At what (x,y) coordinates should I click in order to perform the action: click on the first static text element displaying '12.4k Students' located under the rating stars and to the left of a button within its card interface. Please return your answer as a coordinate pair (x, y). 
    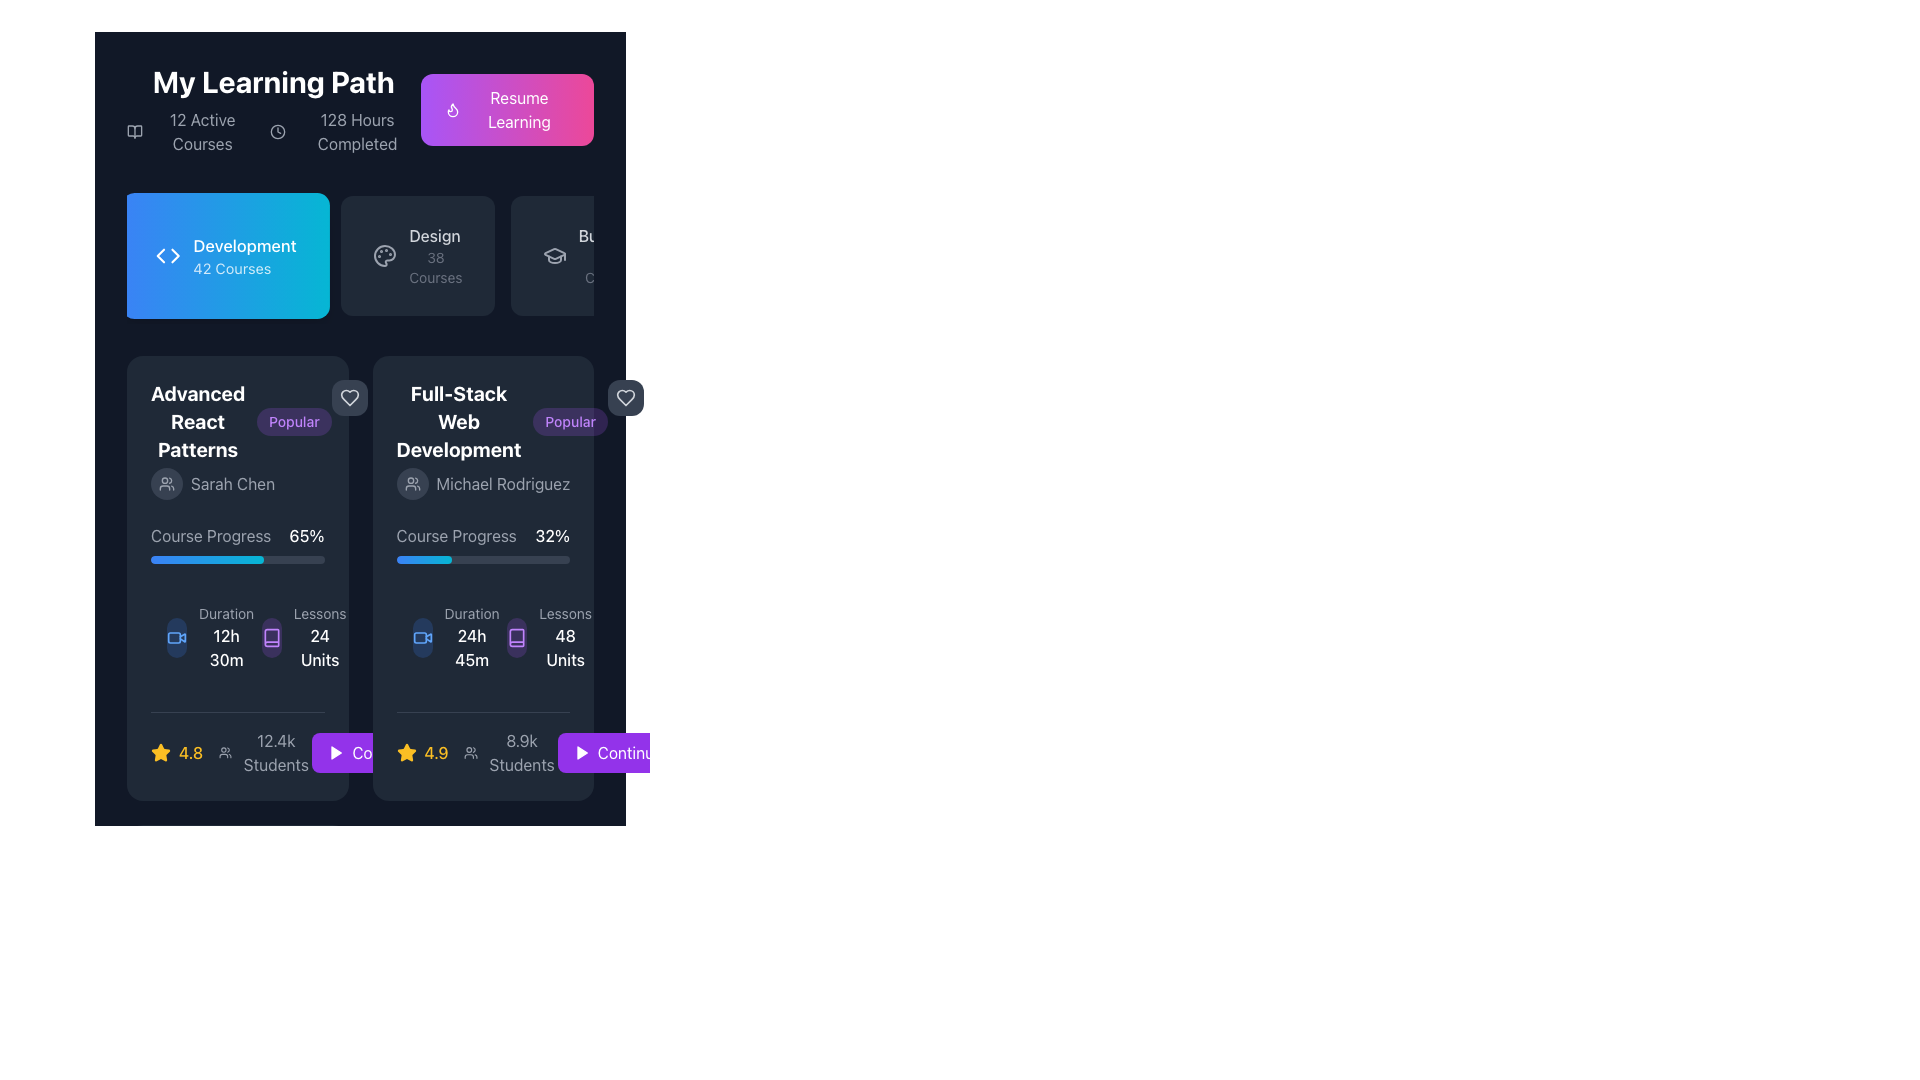
    Looking at the image, I should click on (275, 752).